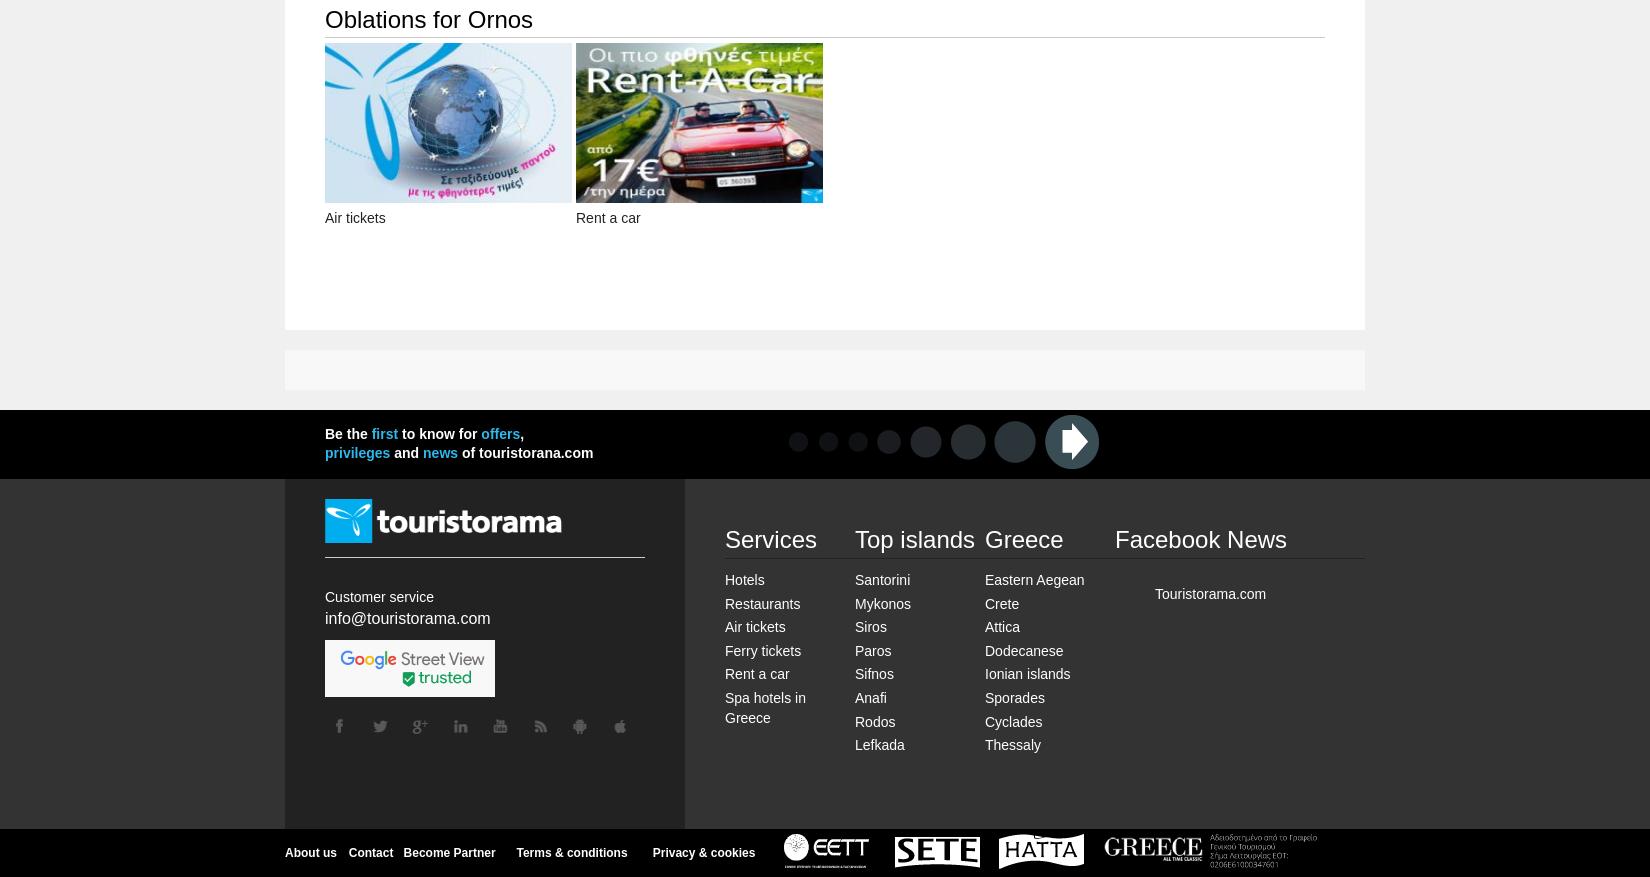 The image size is (1650, 877). I want to click on 'Privacy & cookies', so click(702, 852).